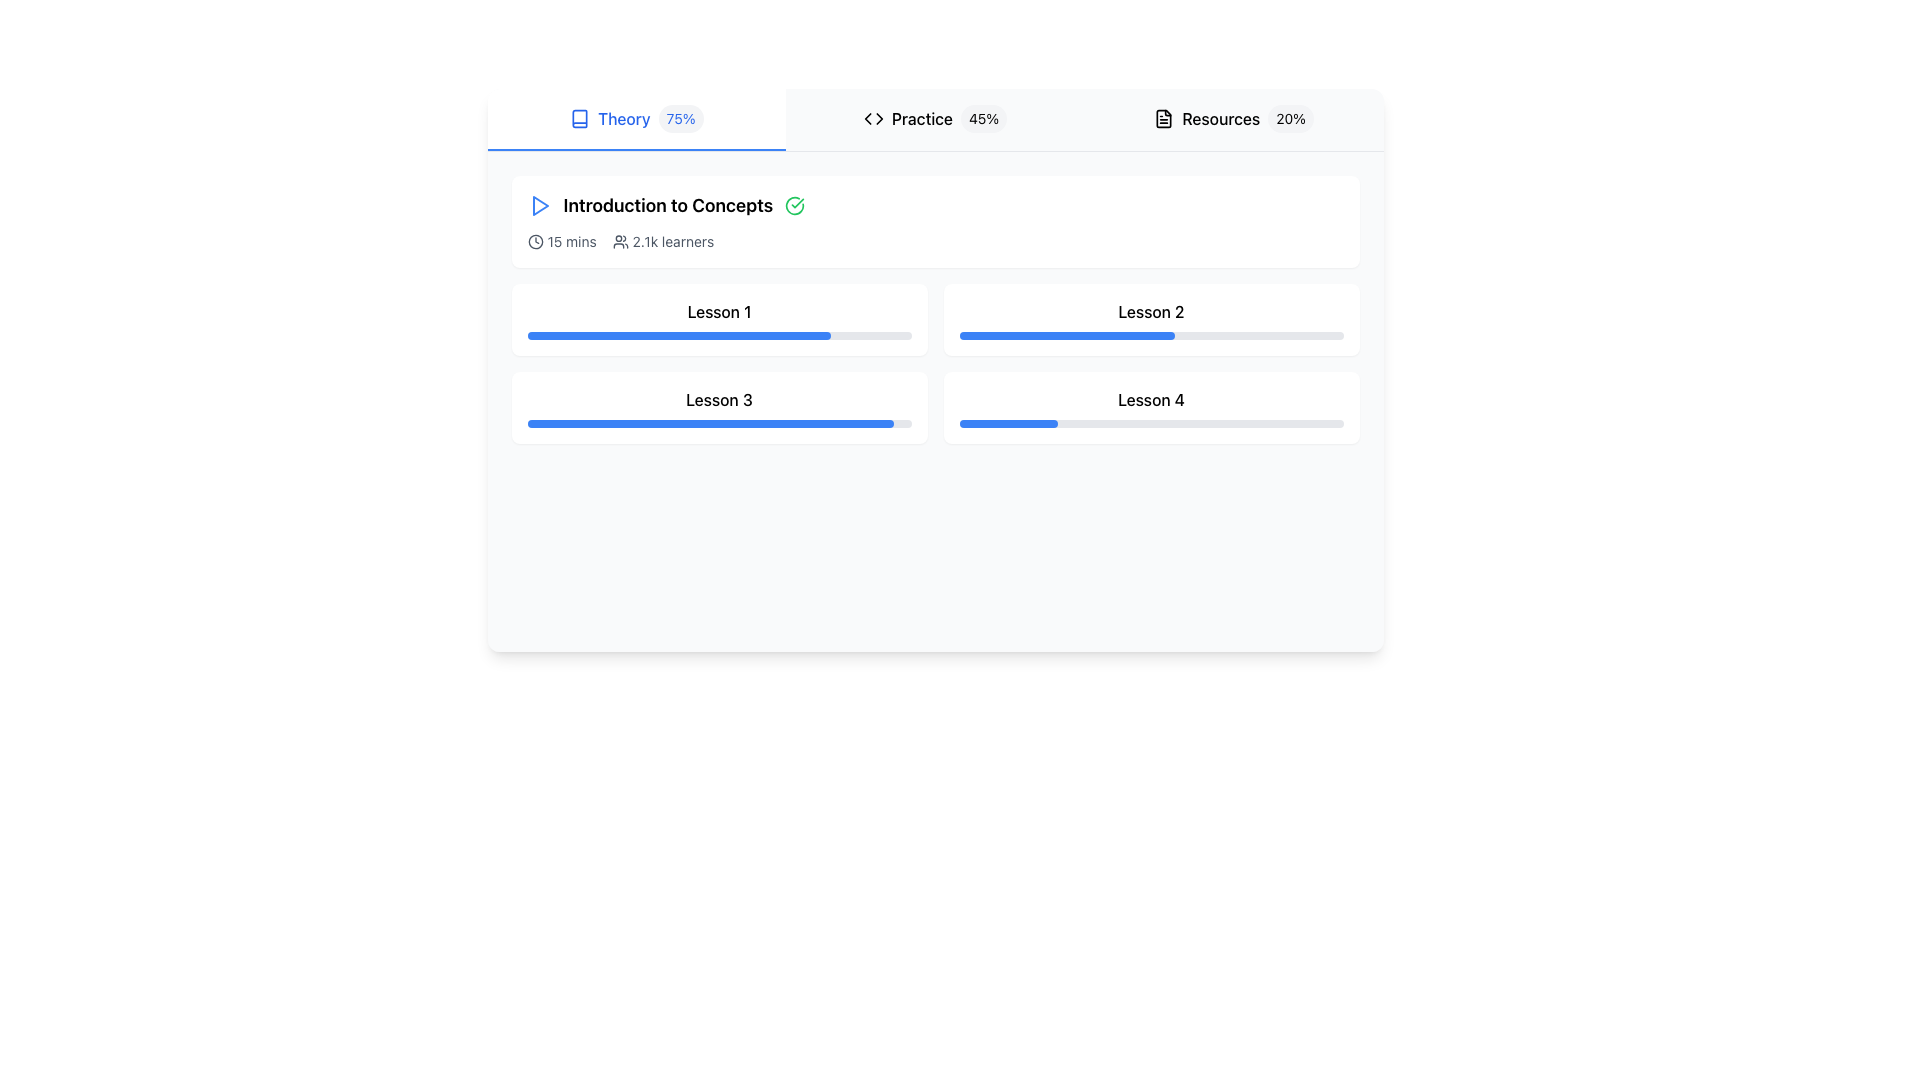 Image resolution: width=1920 pixels, height=1080 pixels. What do you see at coordinates (679, 334) in the screenshot?
I see `the blue filling of the progress bar indicator for 'Lesson 1' to interact with it` at bounding box center [679, 334].